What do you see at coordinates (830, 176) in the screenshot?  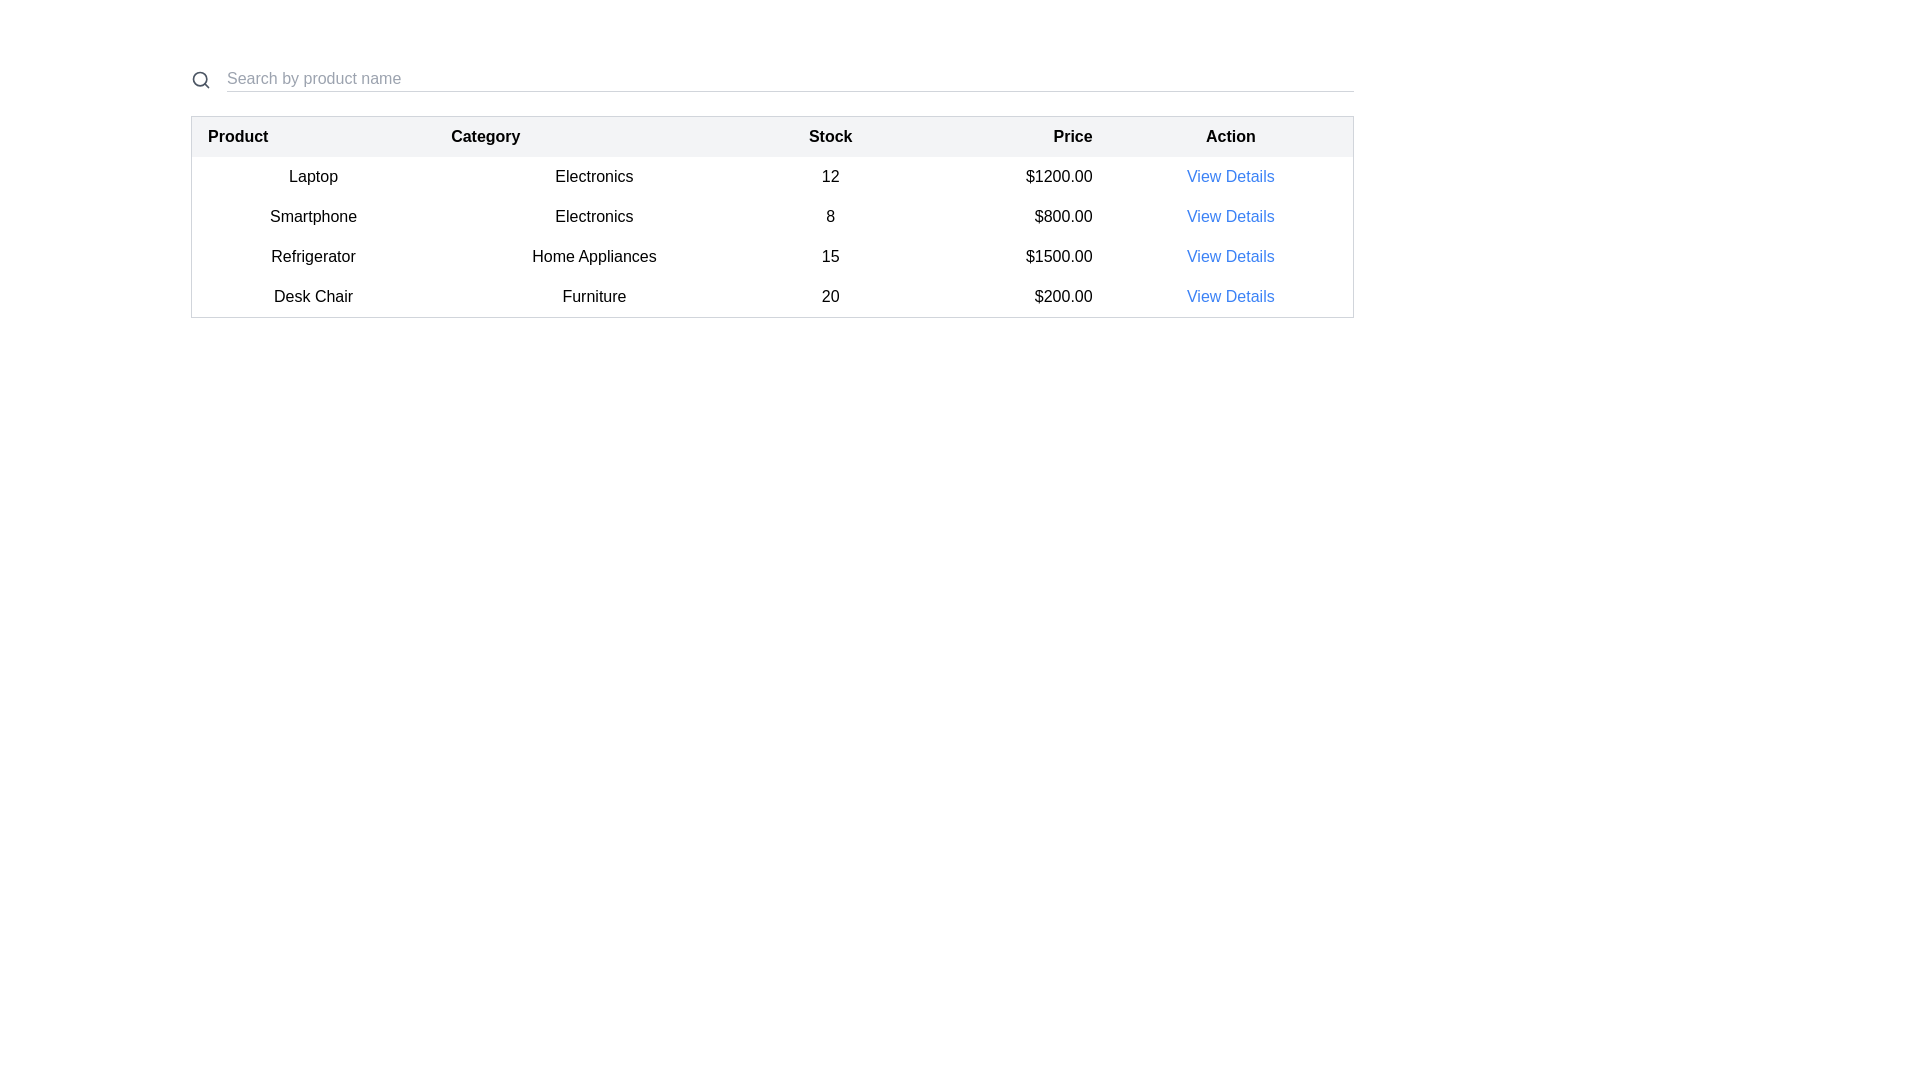 I see `the numeric text '12' in the stock column of the product table for the item 'Laptop'` at bounding box center [830, 176].